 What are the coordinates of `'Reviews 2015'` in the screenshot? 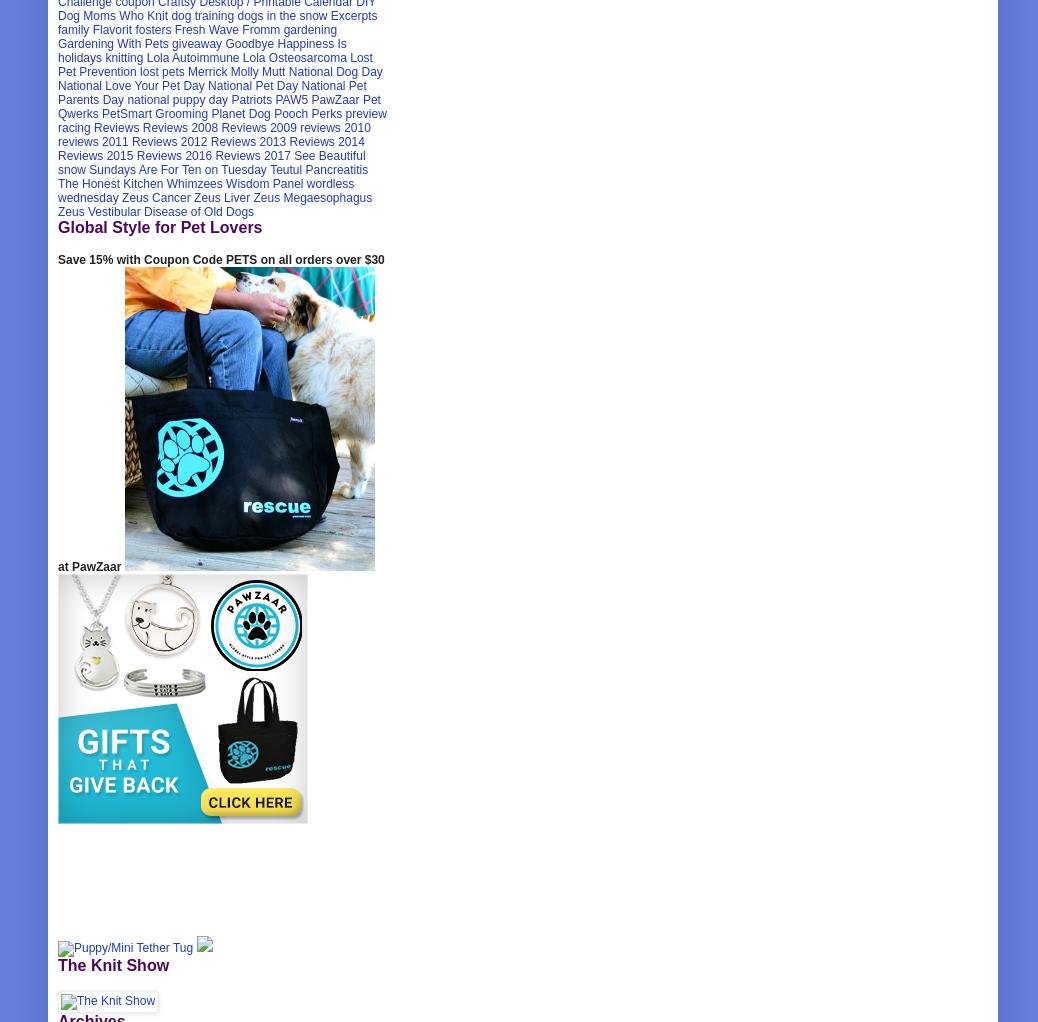 It's located at (57, 154).